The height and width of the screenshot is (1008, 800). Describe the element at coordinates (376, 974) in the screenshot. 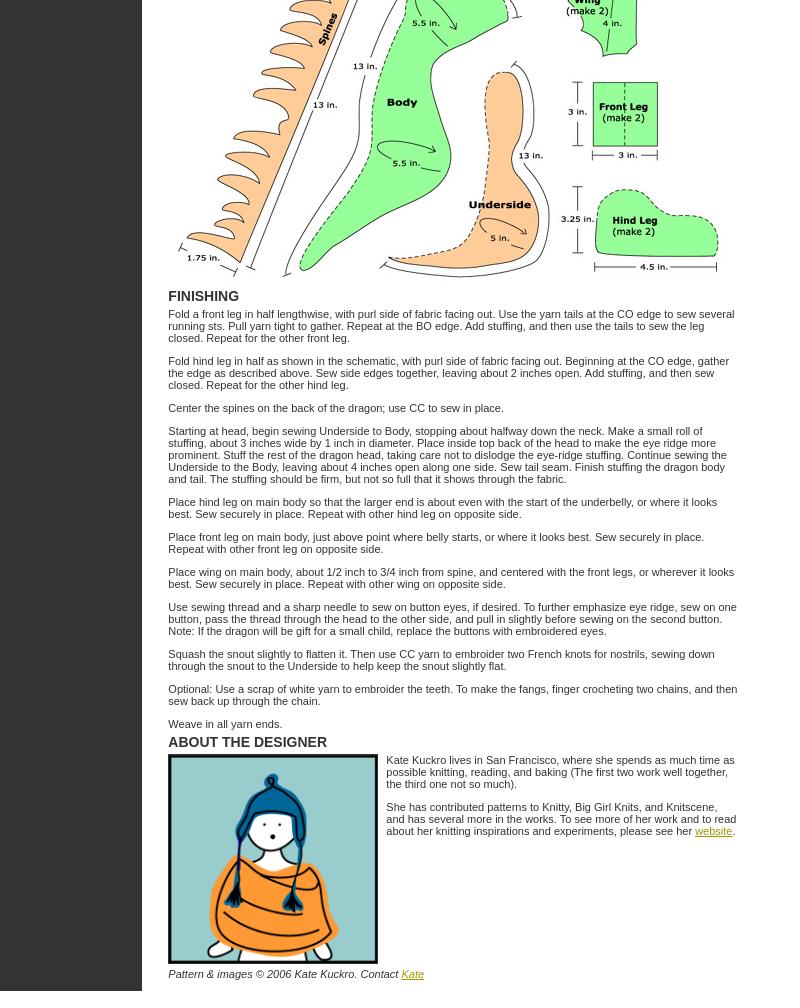

I see `'. Contact'` at that location.